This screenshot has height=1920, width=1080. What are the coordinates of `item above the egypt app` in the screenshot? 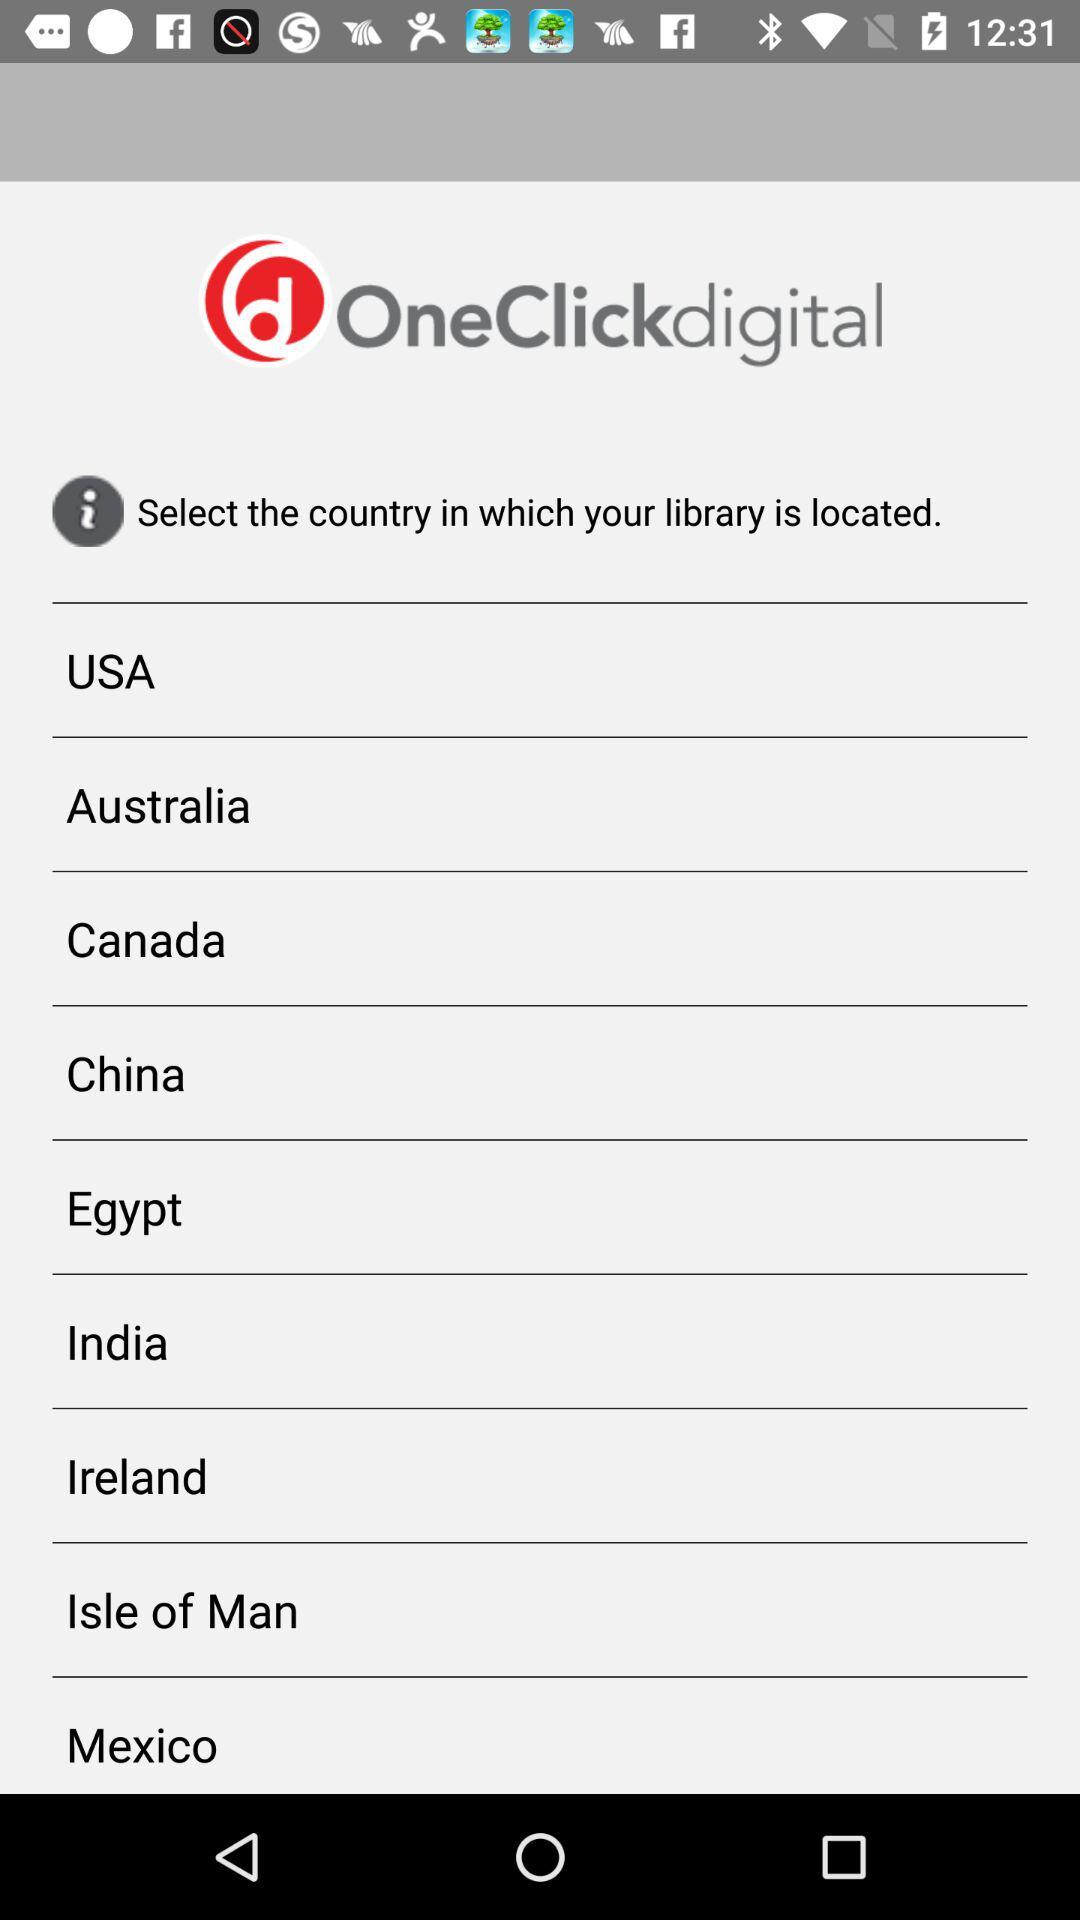 It's located at (540, 1071).